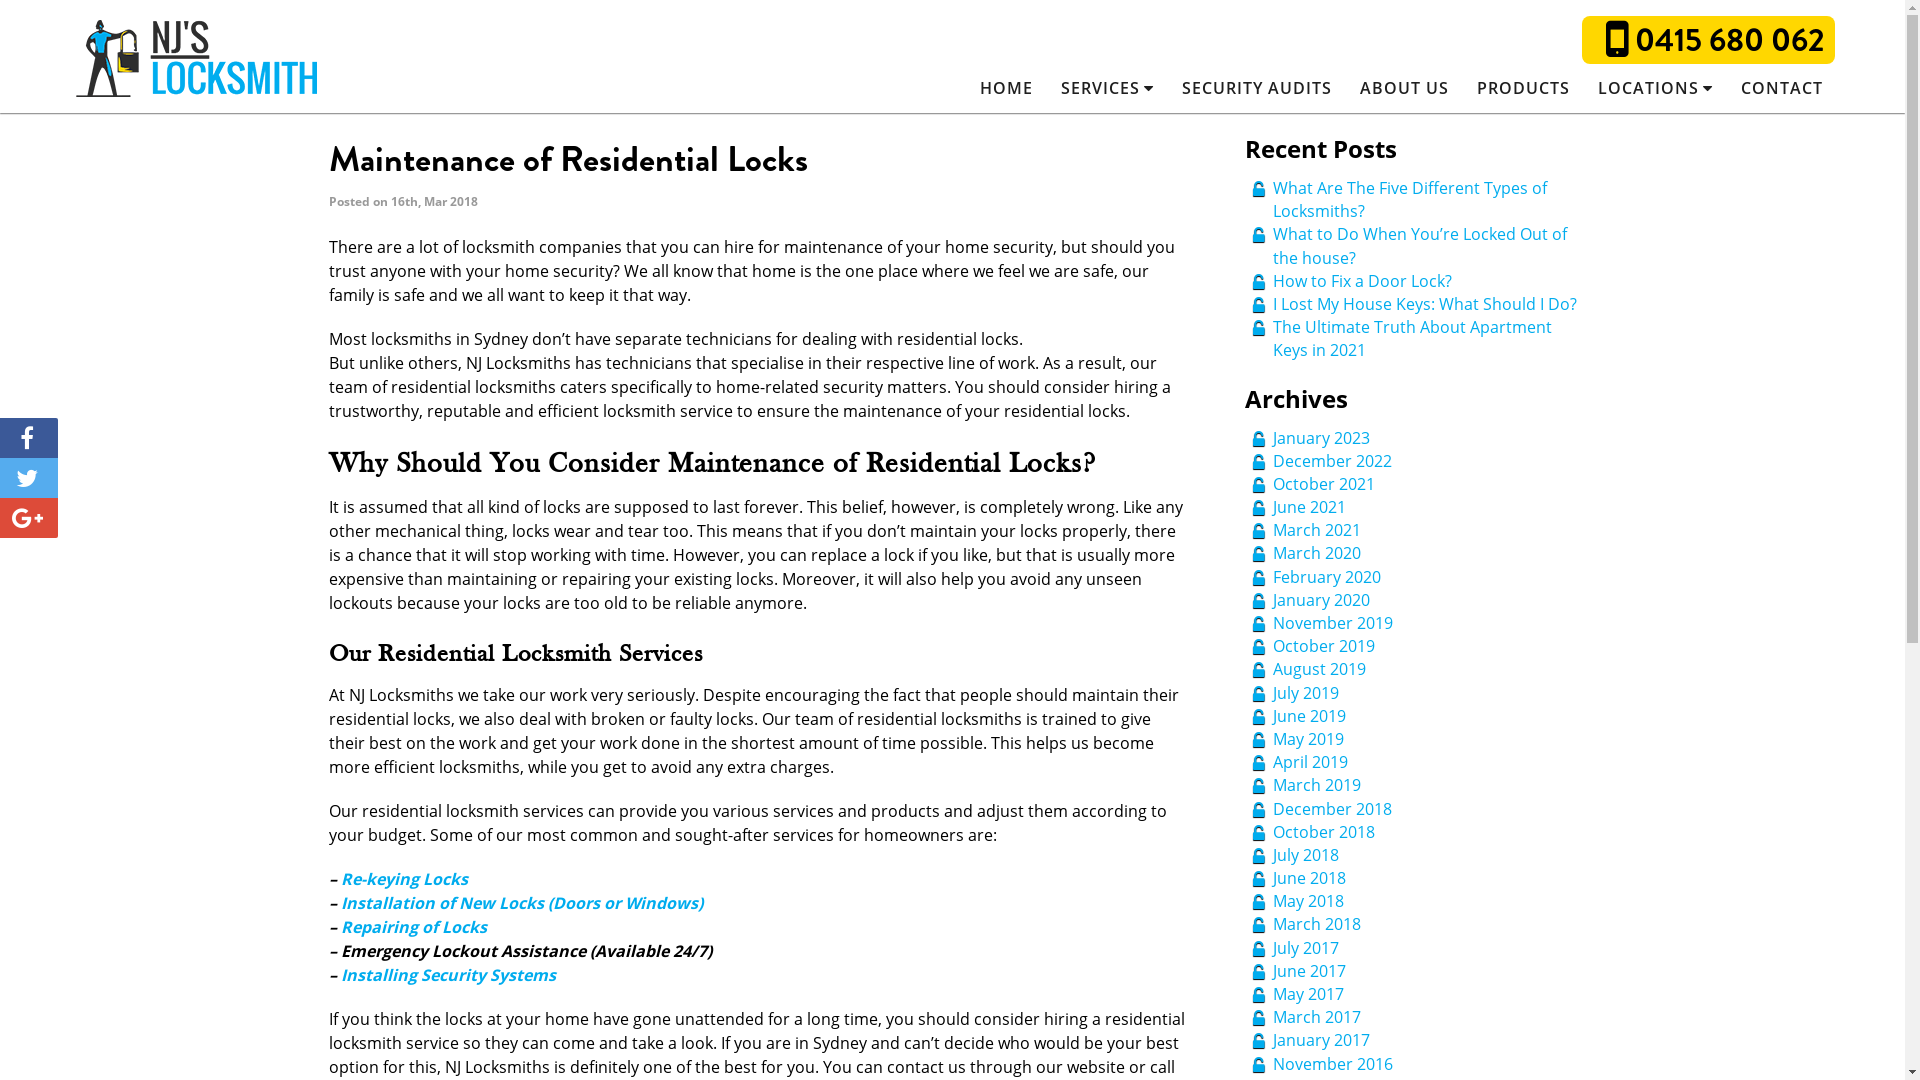 The height and width of the screenshot is (1080, 1920). Describe the element at coordinates (1331, 808) in the screenshot. I see `'December 2018'` at that location.